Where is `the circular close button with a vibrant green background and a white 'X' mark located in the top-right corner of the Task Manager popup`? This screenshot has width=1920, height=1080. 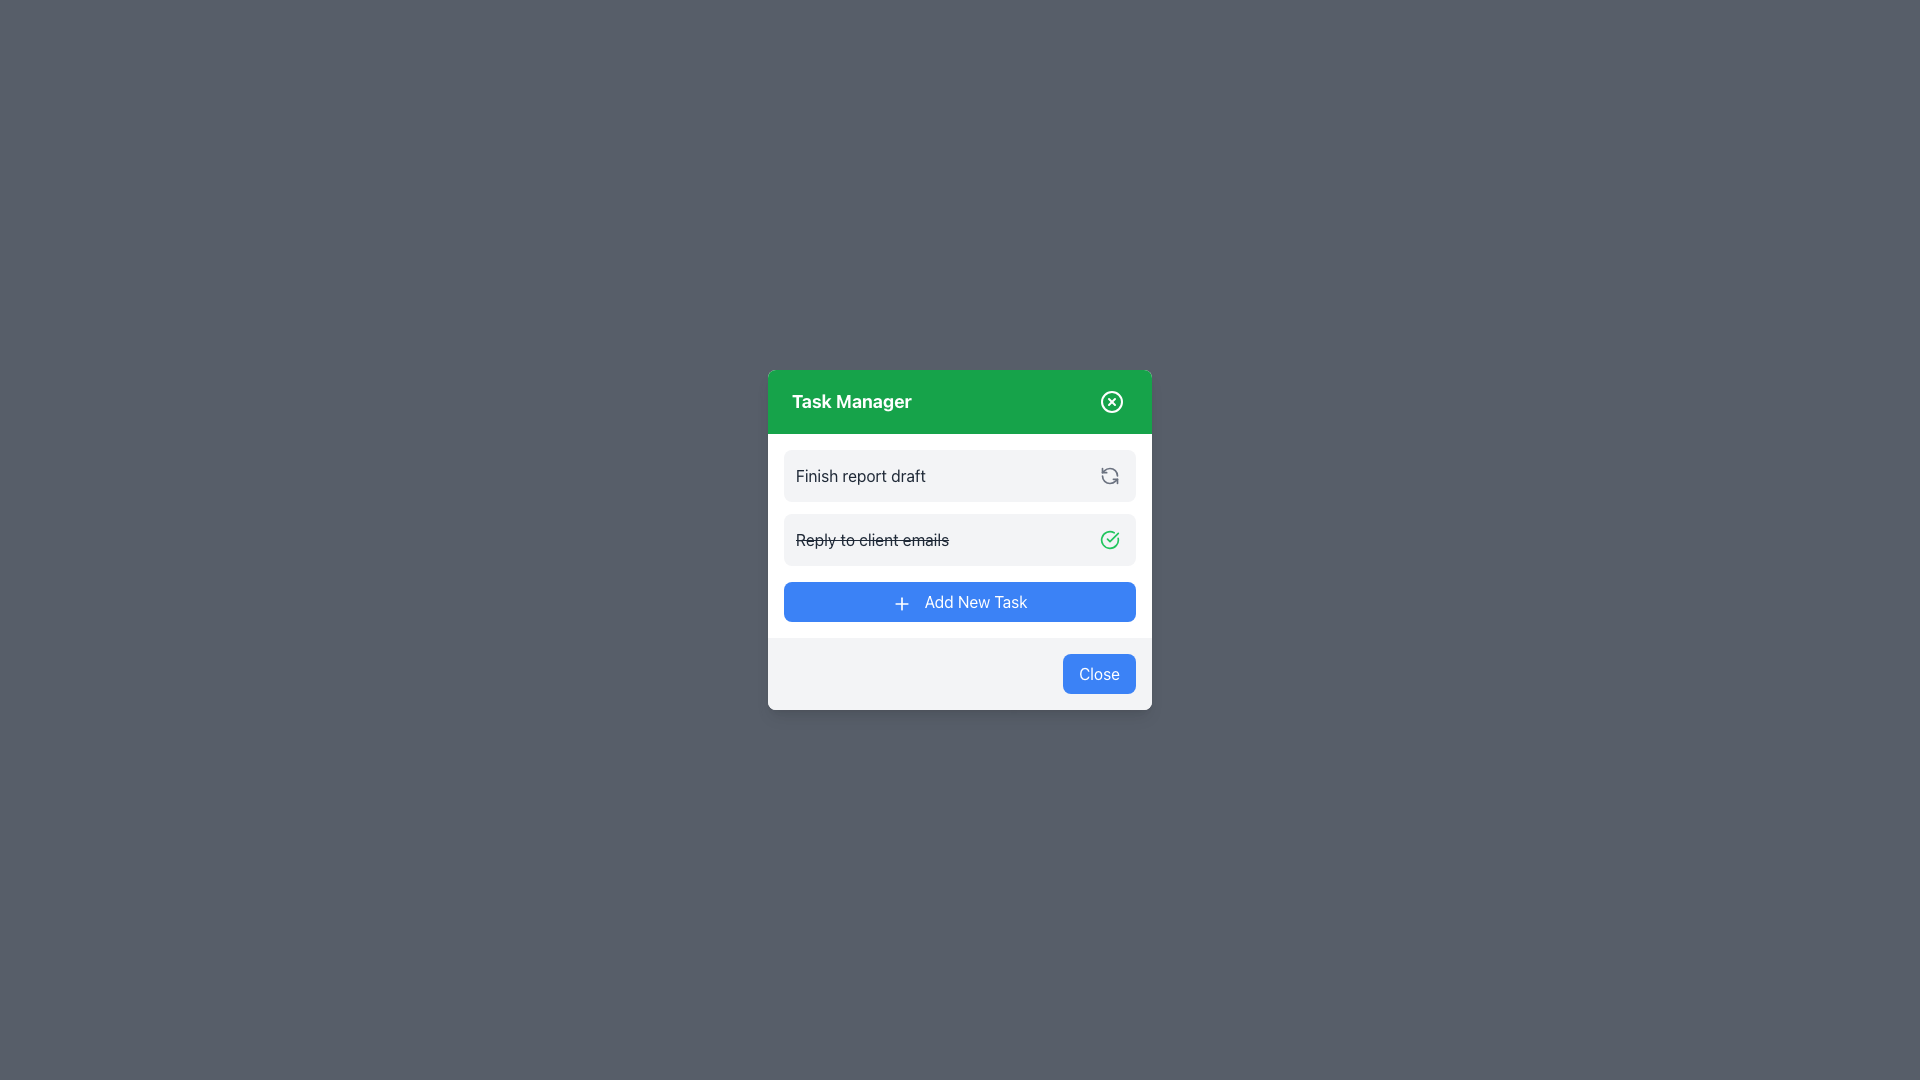 the circular close button with a vibrant green background and a white 'X' mark located in the top-right corner of the Task Manager popup is located at coordinates (1111, 401).